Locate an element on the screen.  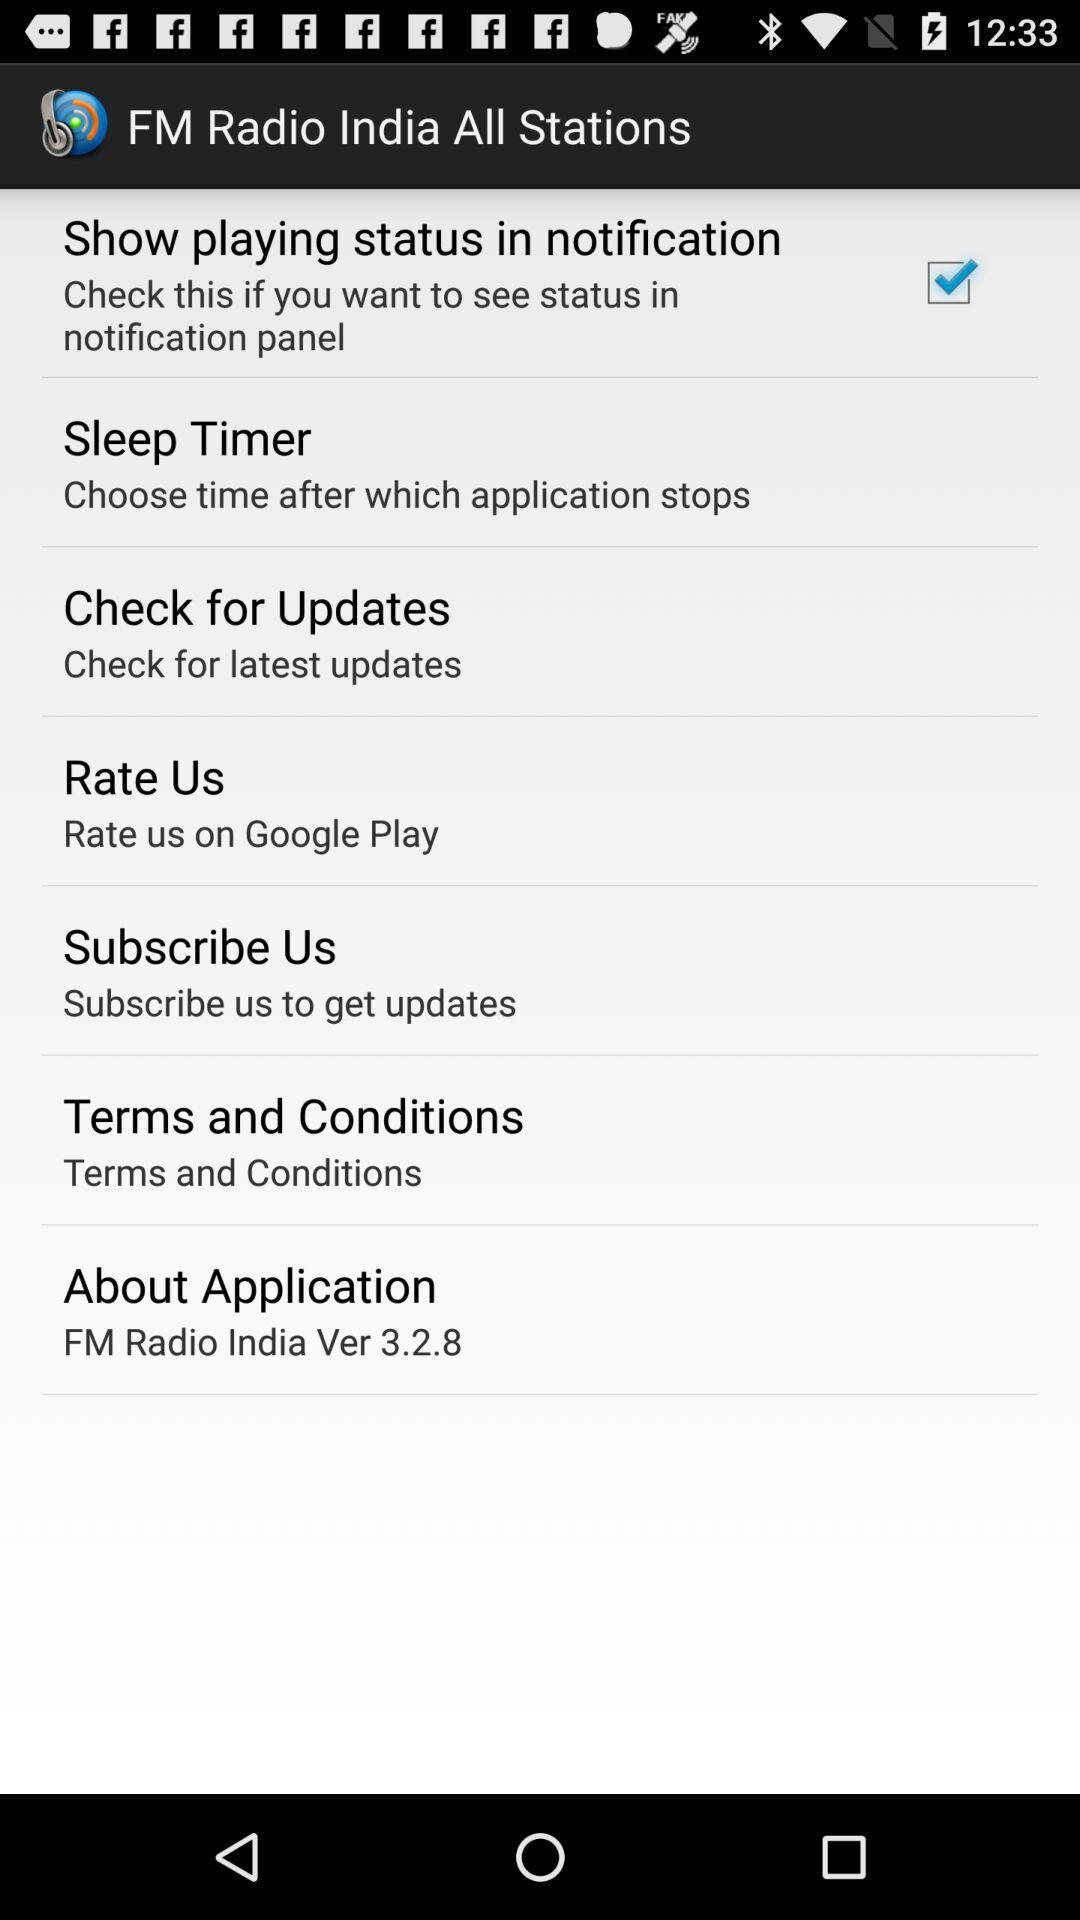
the app below check this if app is located at coordinates (187, 435).